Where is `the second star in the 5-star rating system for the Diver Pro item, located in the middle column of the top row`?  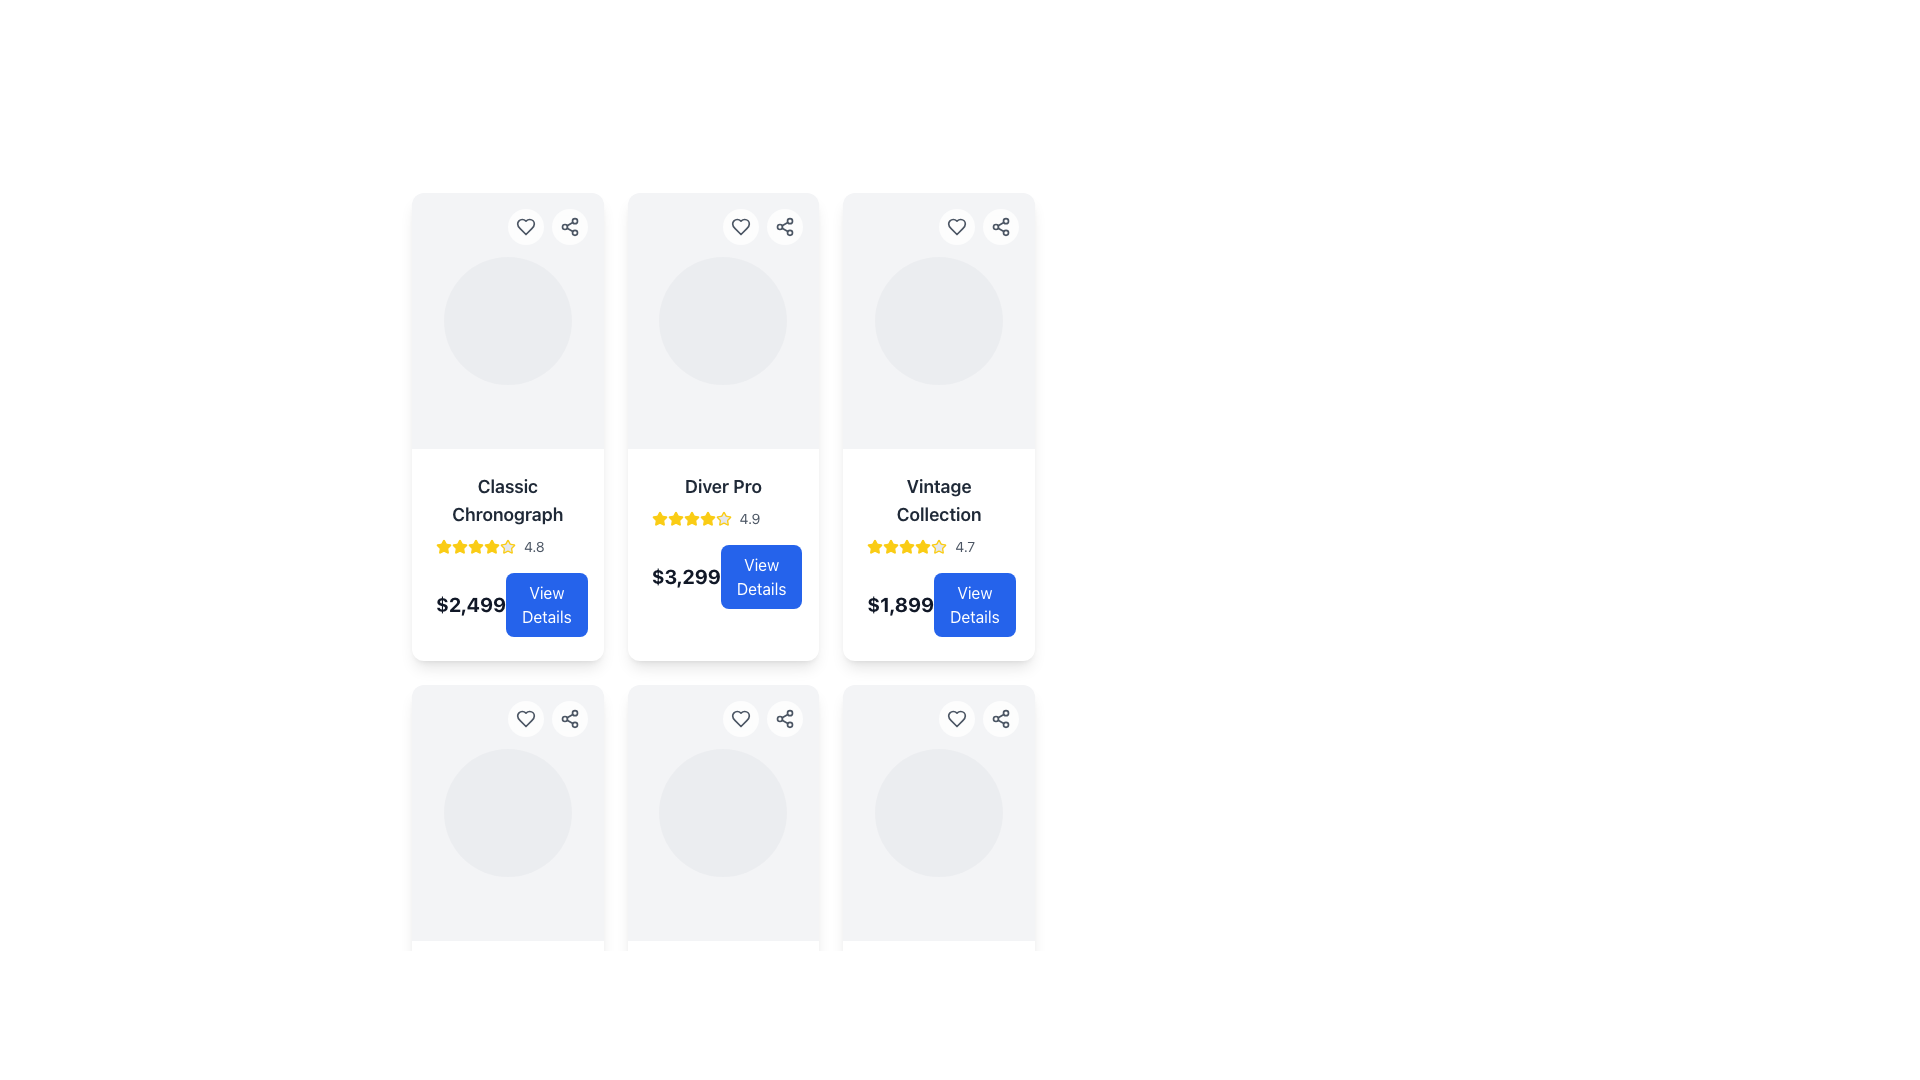 the second star in the 5-star rating system for the Diver Pro item, located in the middle column of the top row is located at coordinates (722, 517).